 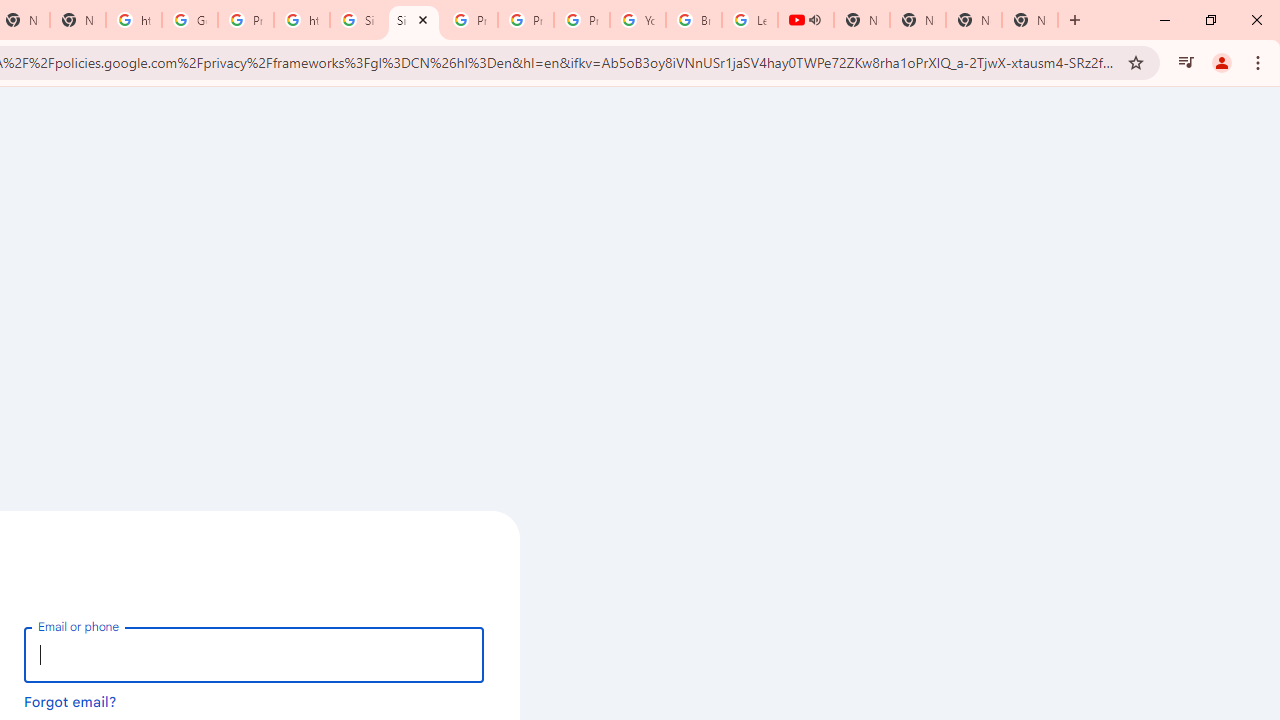 I want to click on 'Email or phone', so click(x=253, y=654).